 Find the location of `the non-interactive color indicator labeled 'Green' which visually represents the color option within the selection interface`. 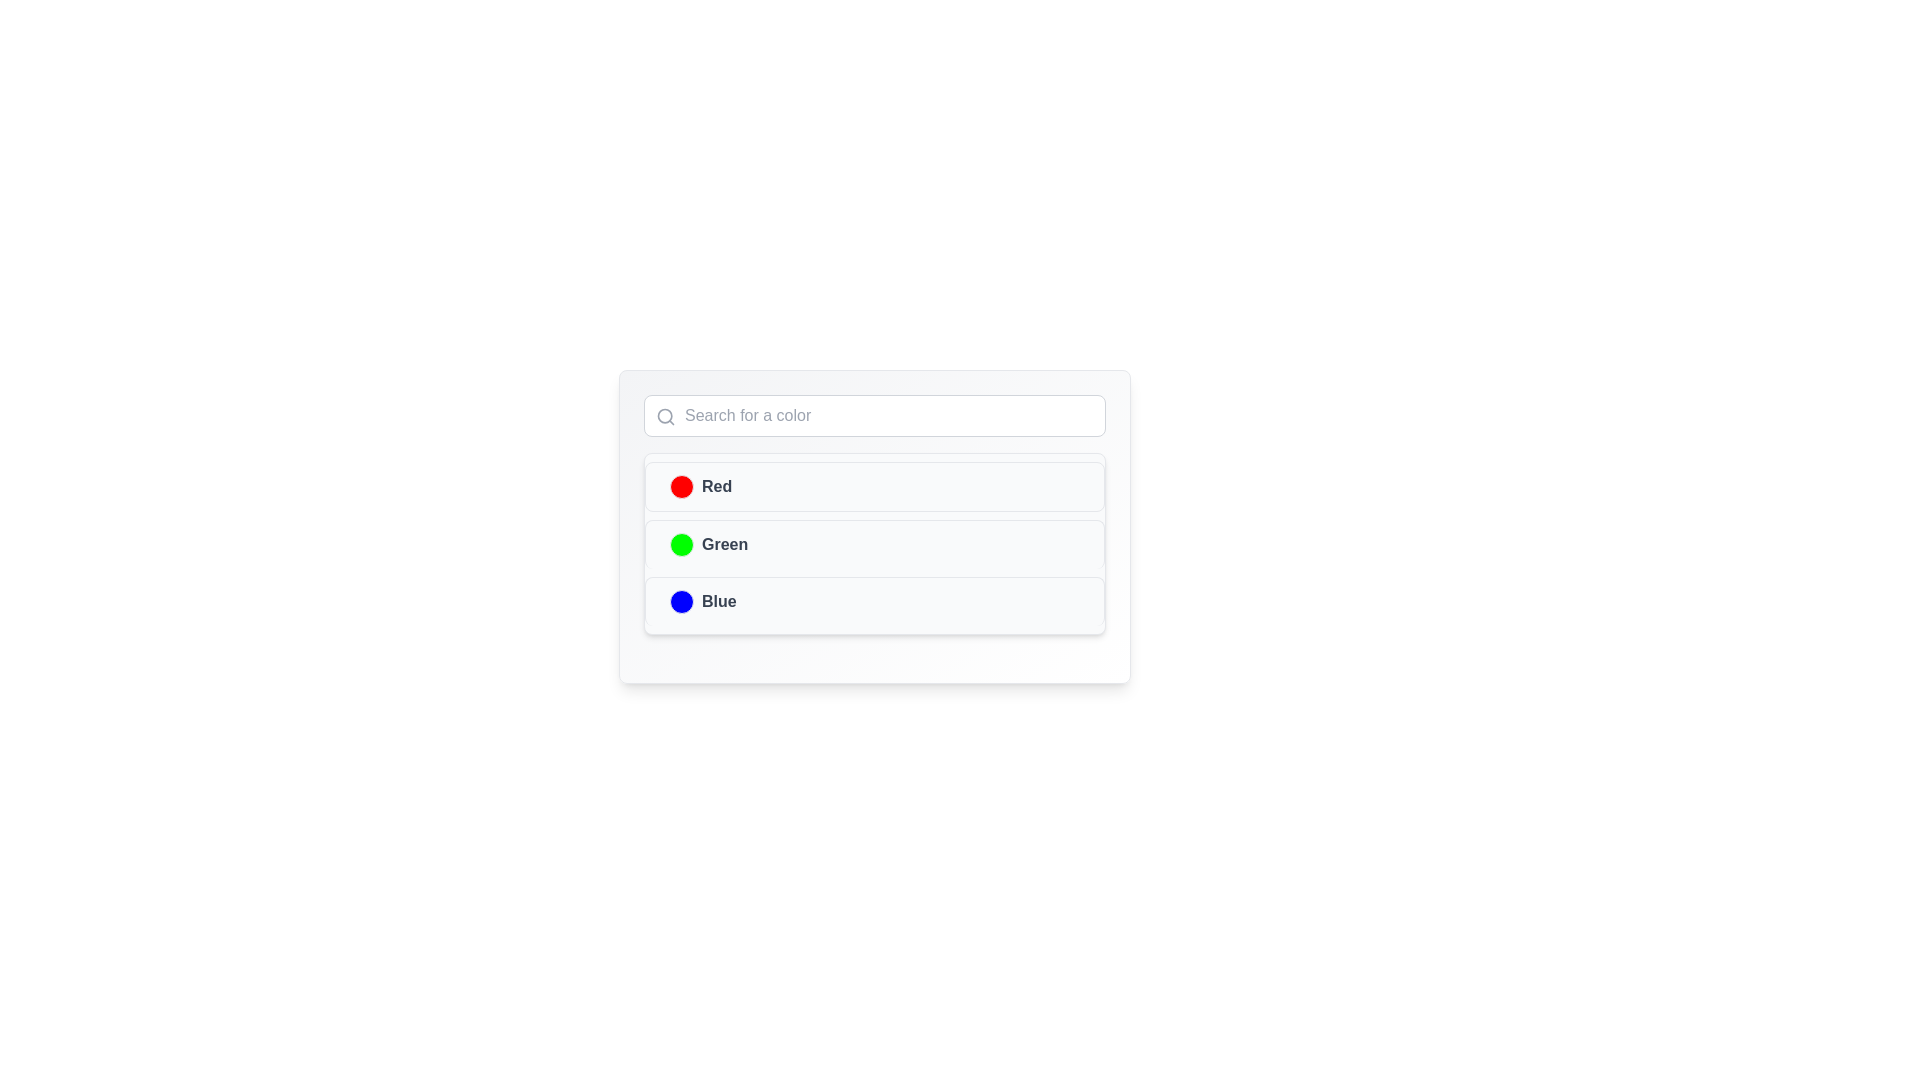

the non-interactive color indicator labeled 'Green' which visually represents the color option within the selection interface is located at coordinates (709, 544).